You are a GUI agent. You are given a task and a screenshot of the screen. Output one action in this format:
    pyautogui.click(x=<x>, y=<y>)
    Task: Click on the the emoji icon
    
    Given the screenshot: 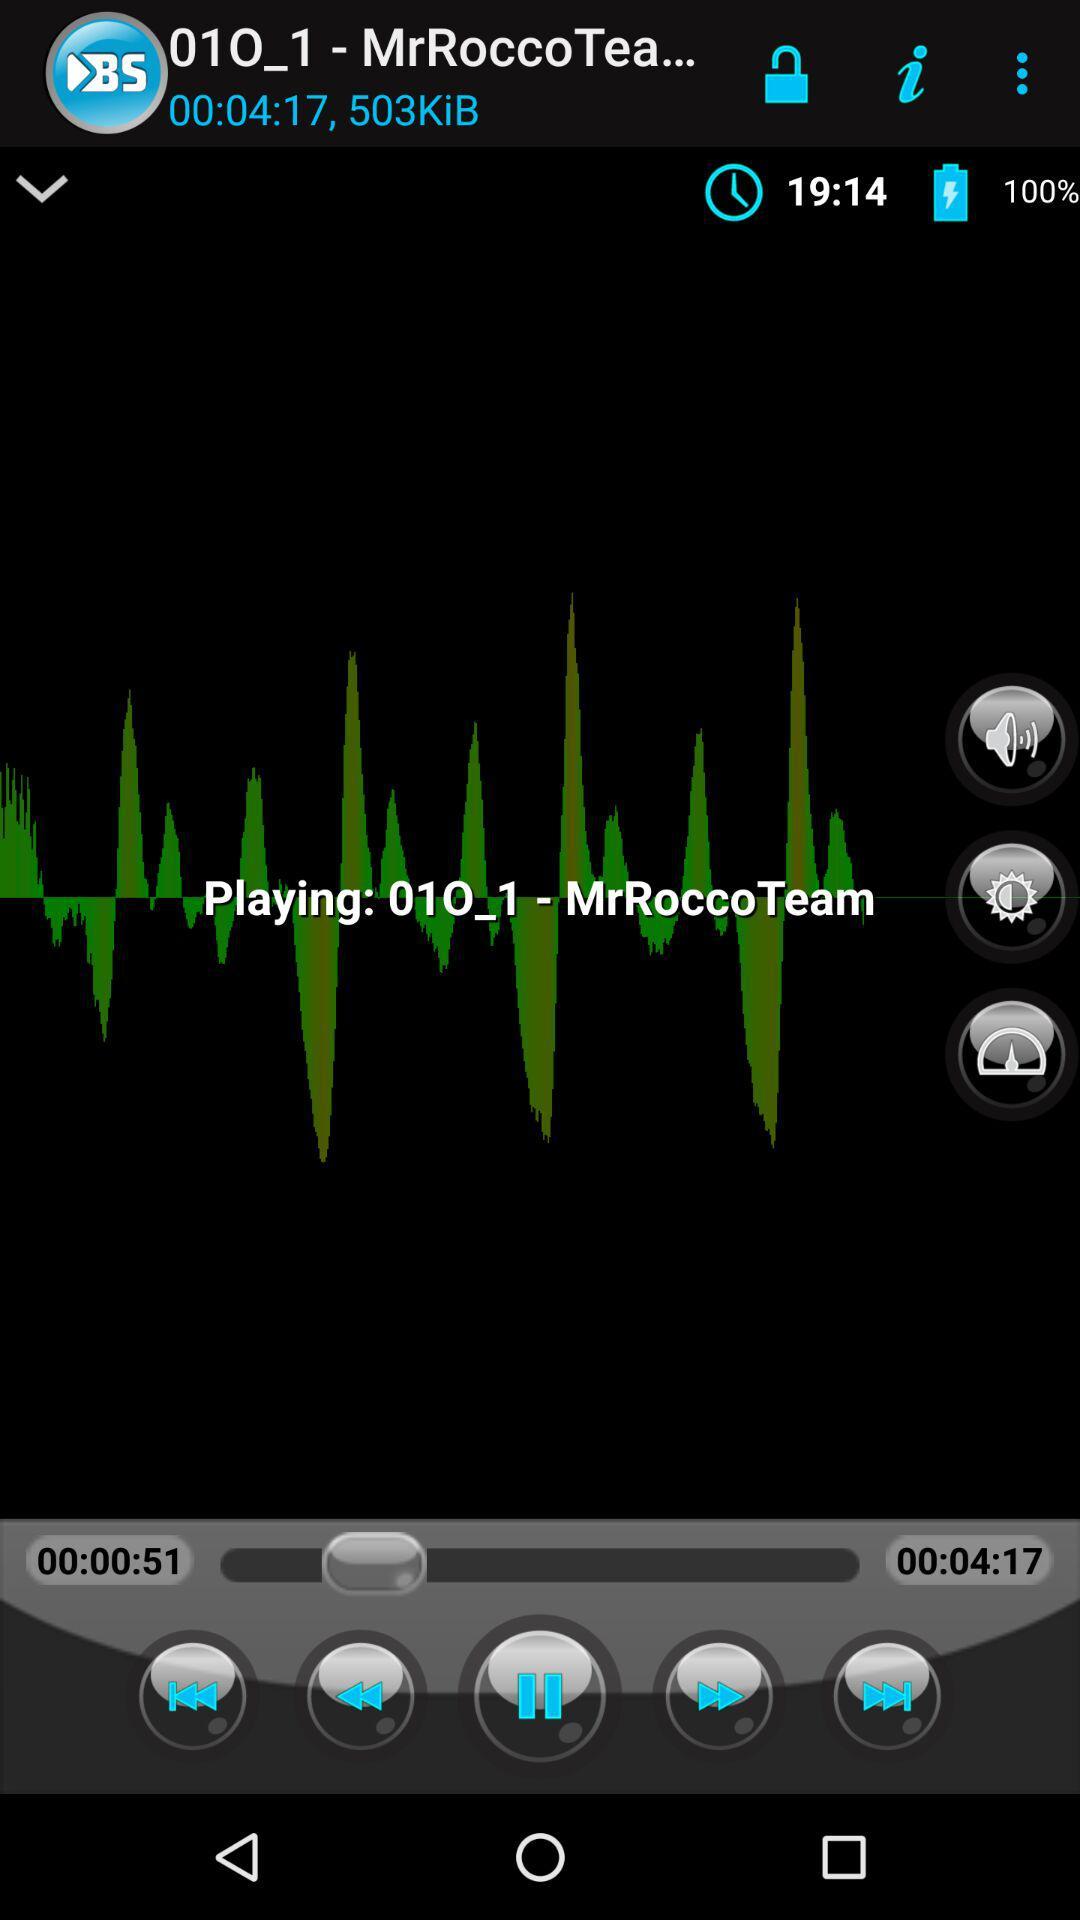 What is the action you would take?
    pyautogui.click(x=1011, y=1042)
    